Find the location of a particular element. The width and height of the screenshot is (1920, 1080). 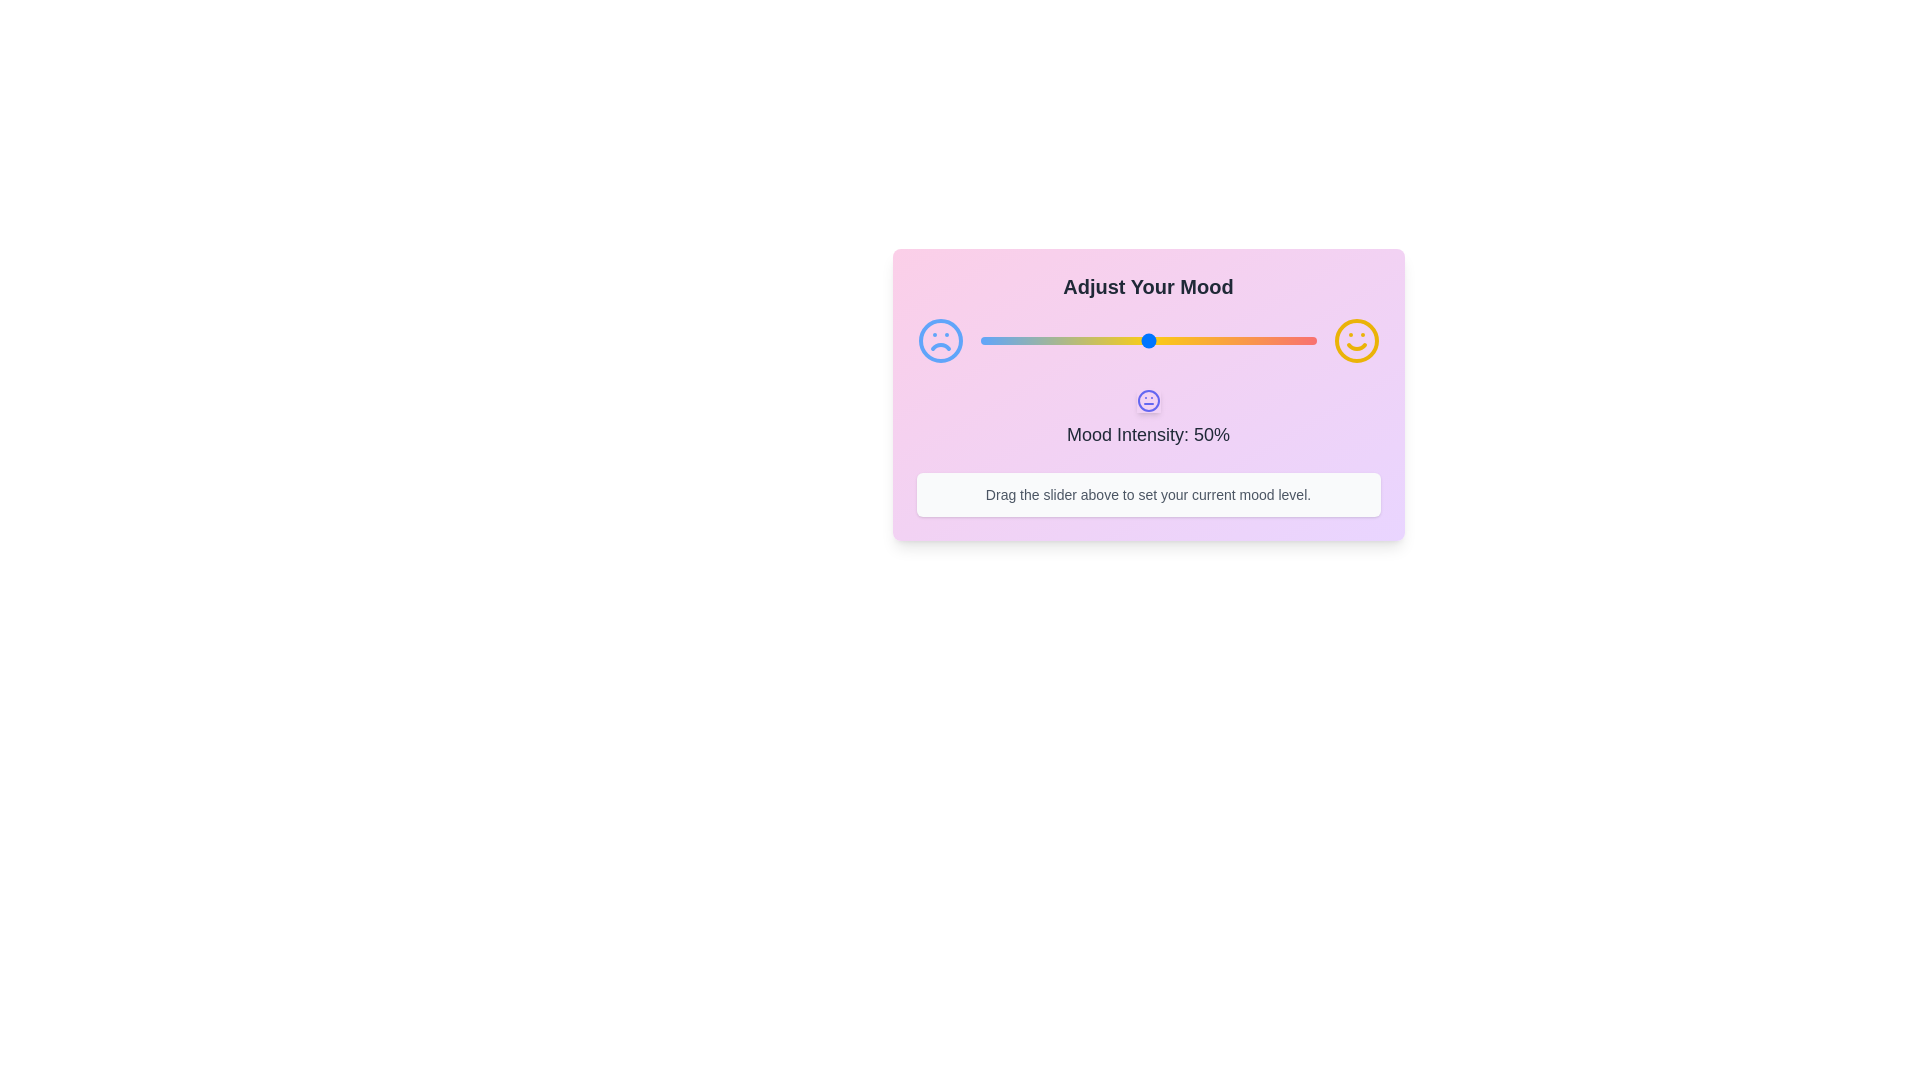

the mood slider to 97% is located at coordinates (1306, 339).